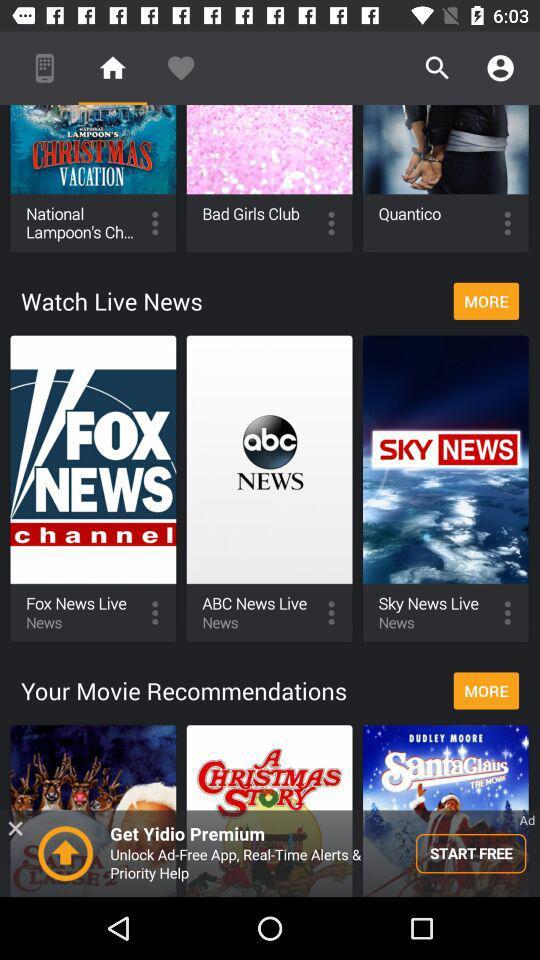 The height and width of the screenshot is (960, 540). Describe the element at coordinates (270, 177) in the screenshot. I see `the bad girls club option` at that location.